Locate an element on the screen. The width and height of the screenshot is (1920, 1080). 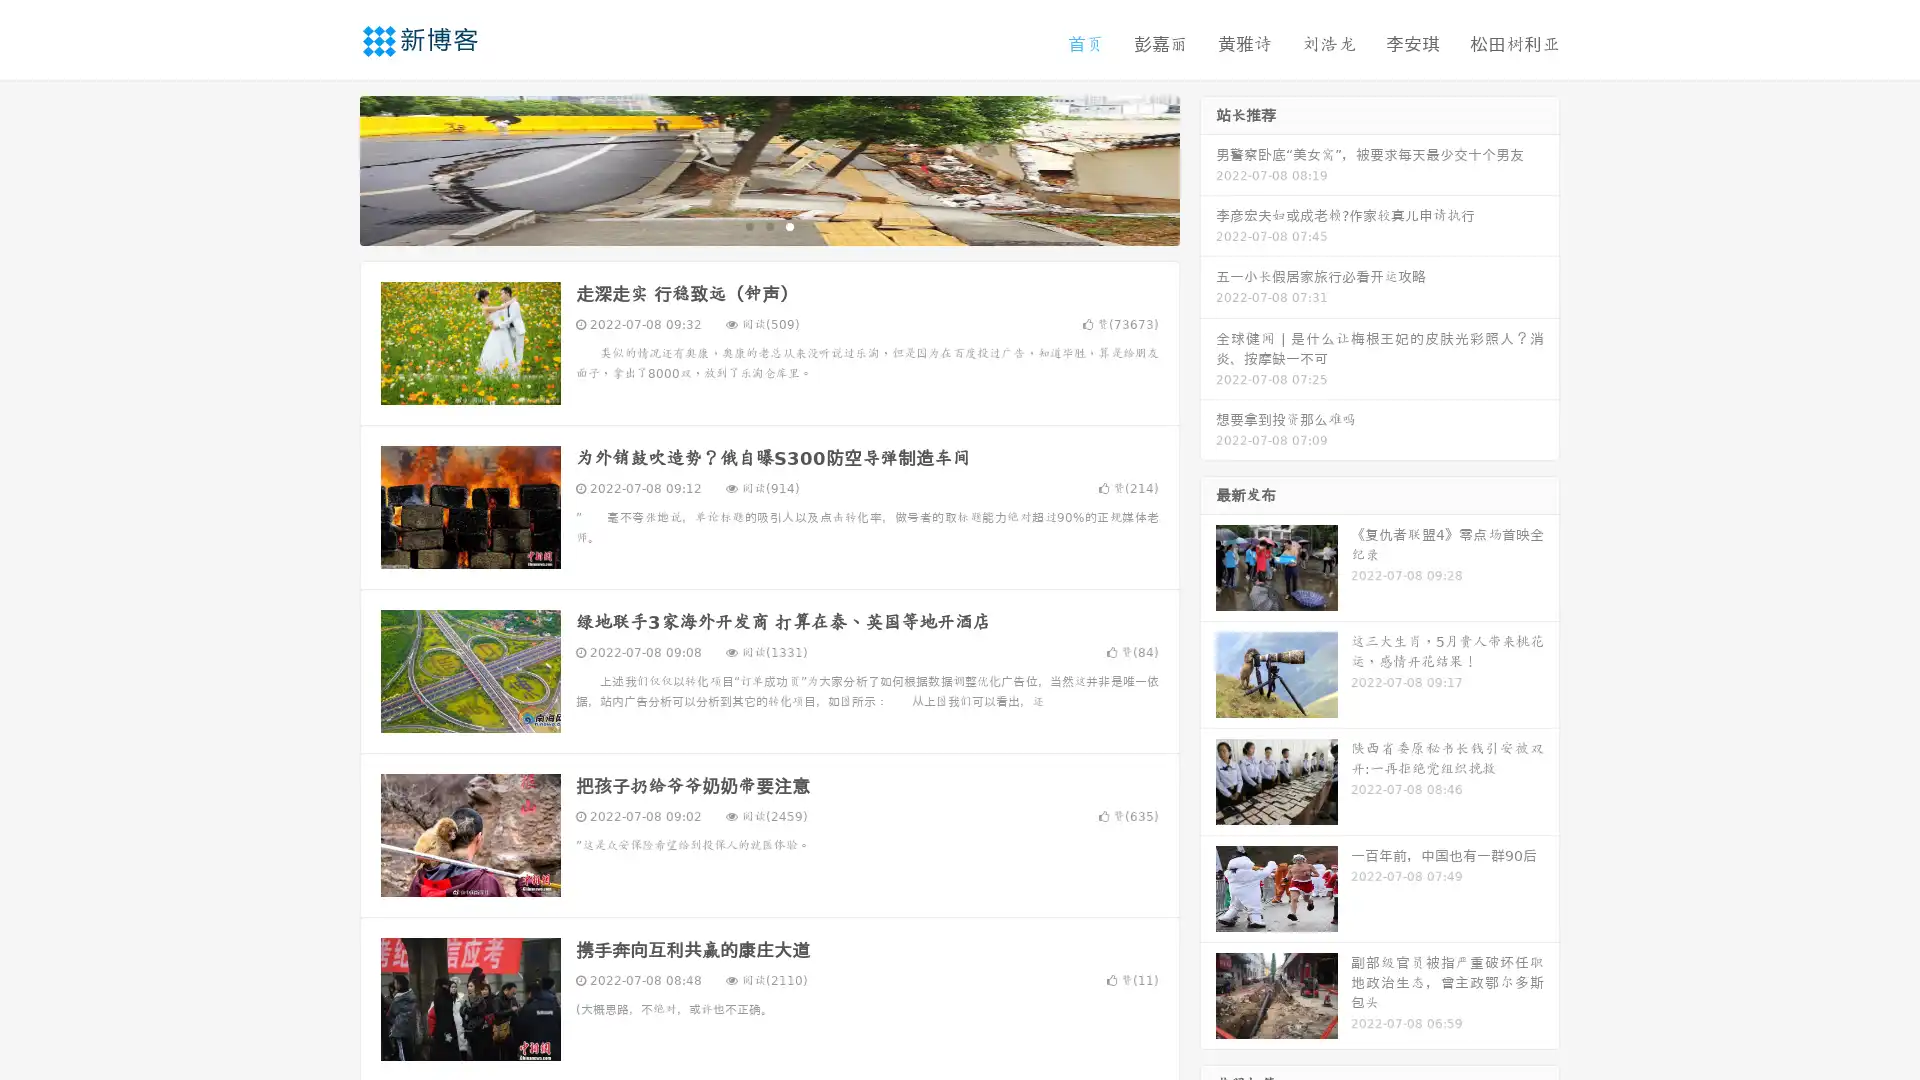
Go to slide 1 is located at coordinates (748, 225).